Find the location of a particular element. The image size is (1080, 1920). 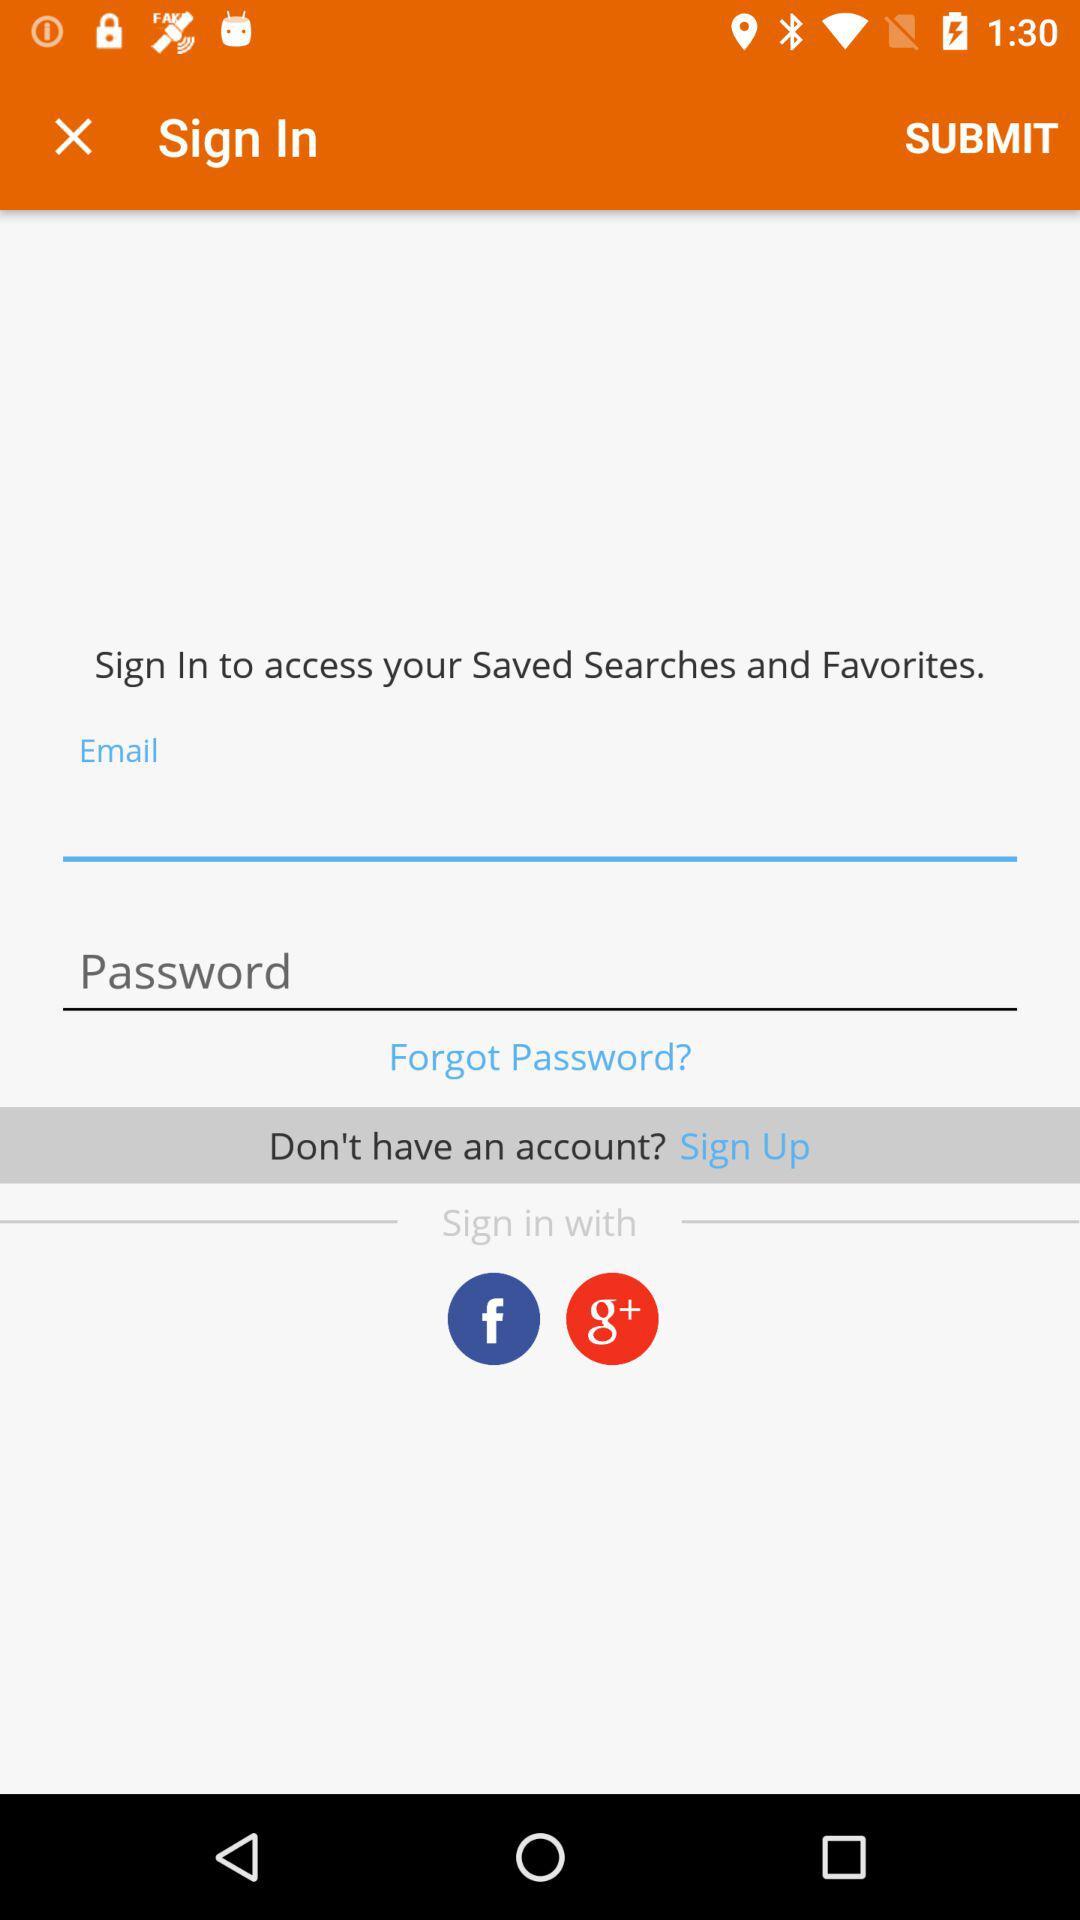

share is located at coordinates (493, 1318).